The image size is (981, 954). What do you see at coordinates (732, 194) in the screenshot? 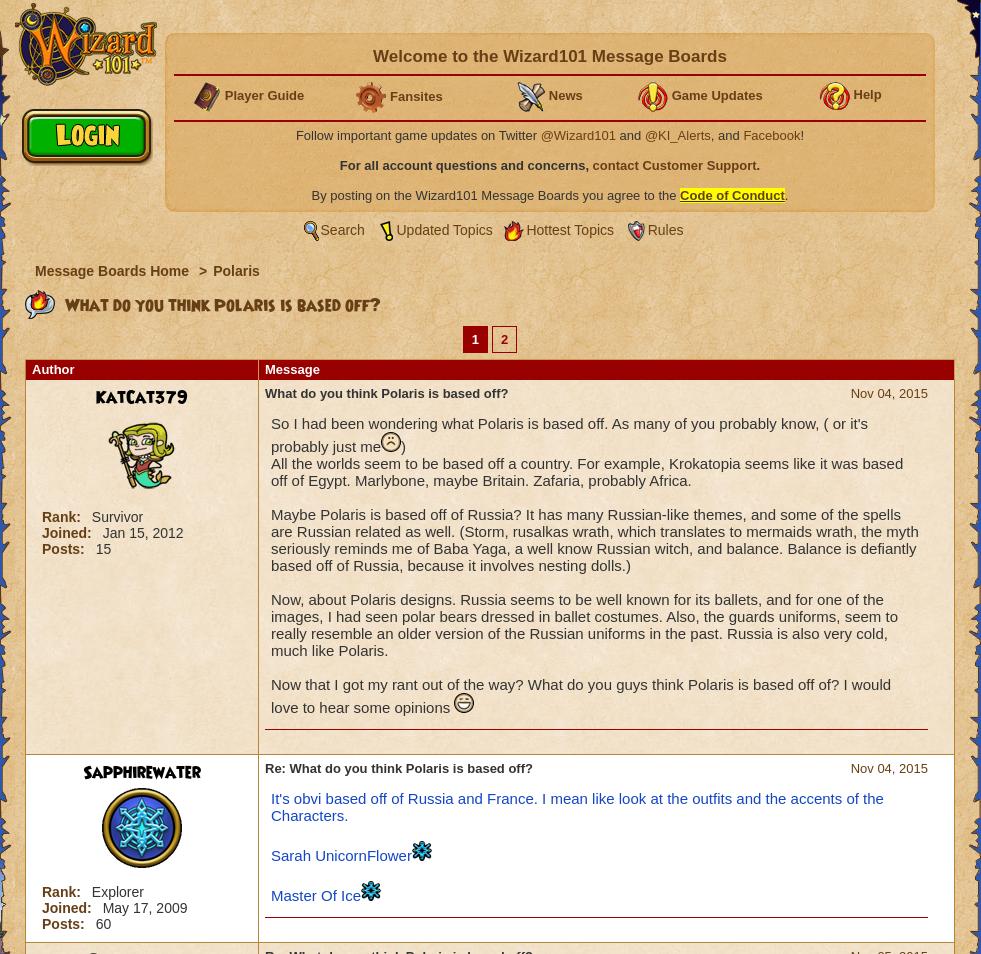
I see `'Code of Conduct'` at bounding box center [732, 194].